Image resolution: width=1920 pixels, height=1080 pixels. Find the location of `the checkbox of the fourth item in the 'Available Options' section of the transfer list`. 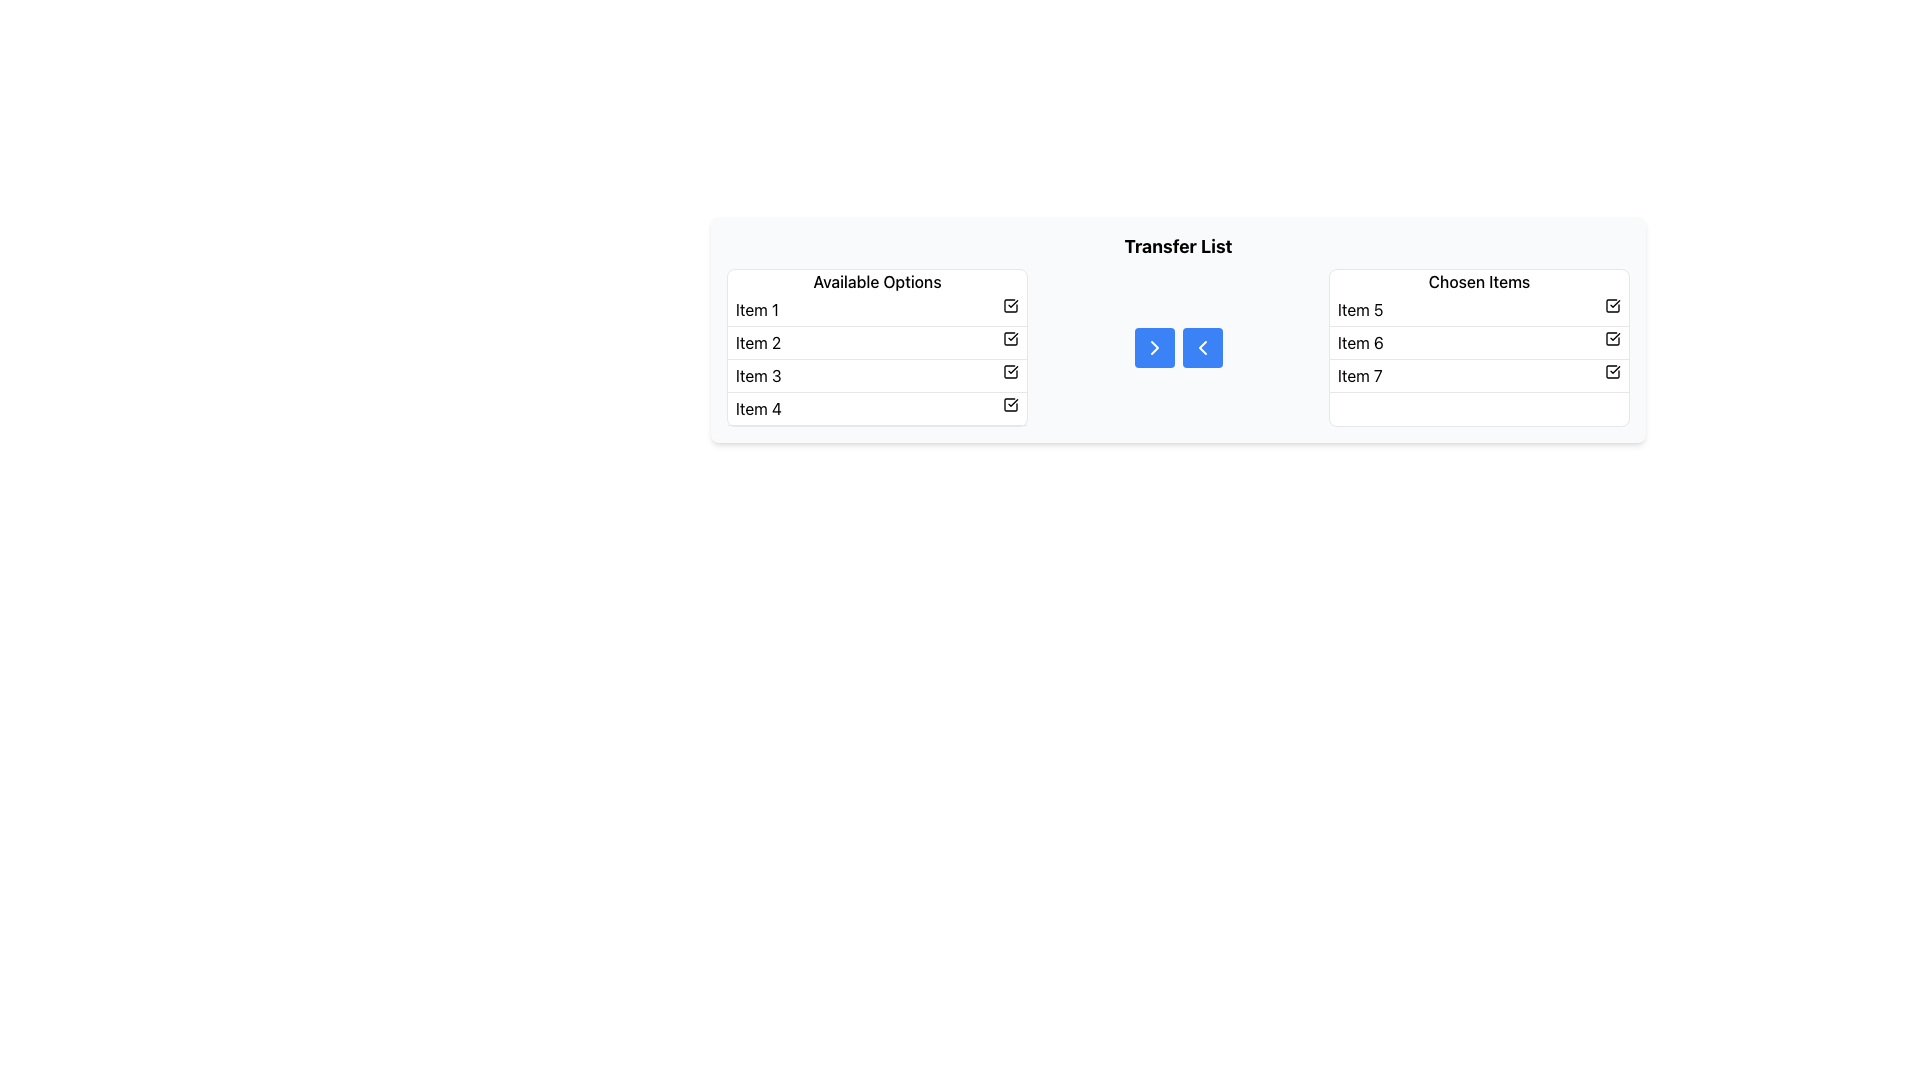

the checkbox of the fourth item in the 'Available Options' section of the transfer list is located at coordinates (877, 408).